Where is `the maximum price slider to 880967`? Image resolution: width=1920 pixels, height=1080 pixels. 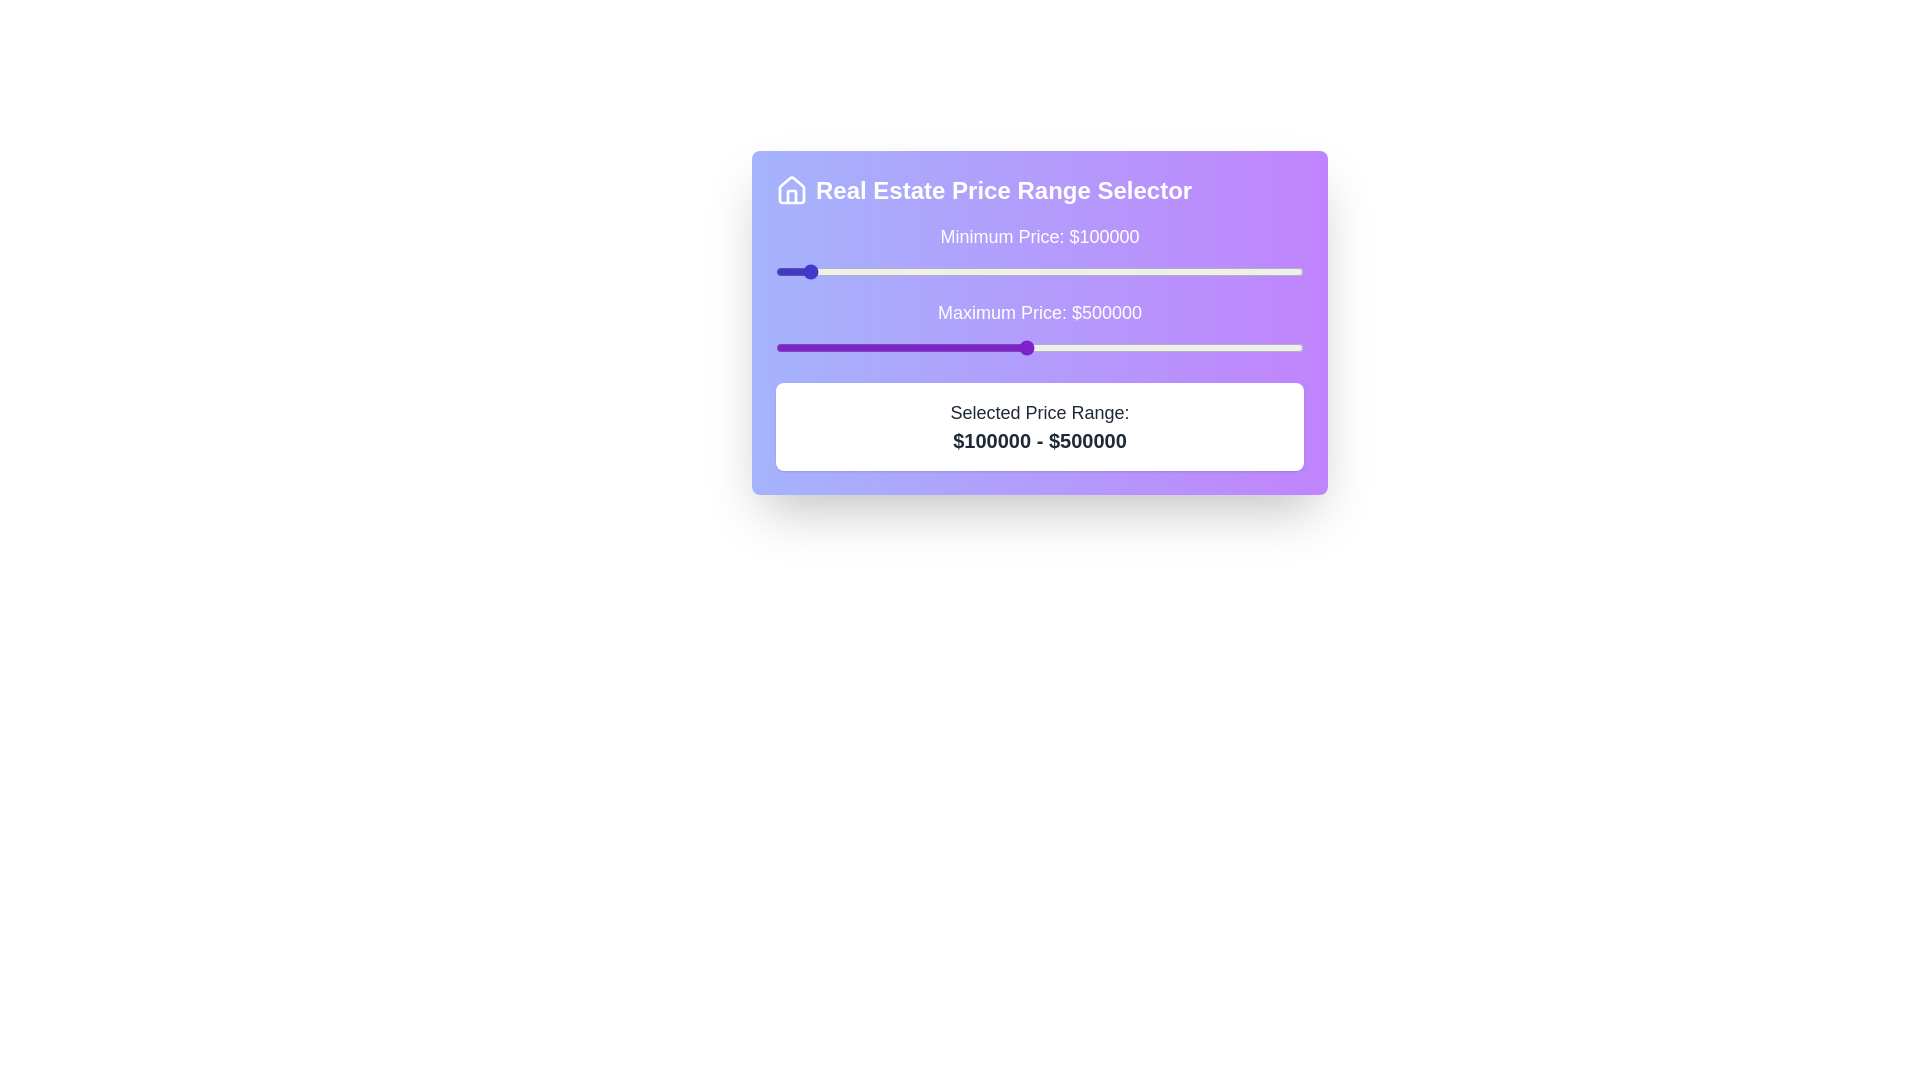
the maximum price slider to 880967 is located at coordinates (1236, 346).